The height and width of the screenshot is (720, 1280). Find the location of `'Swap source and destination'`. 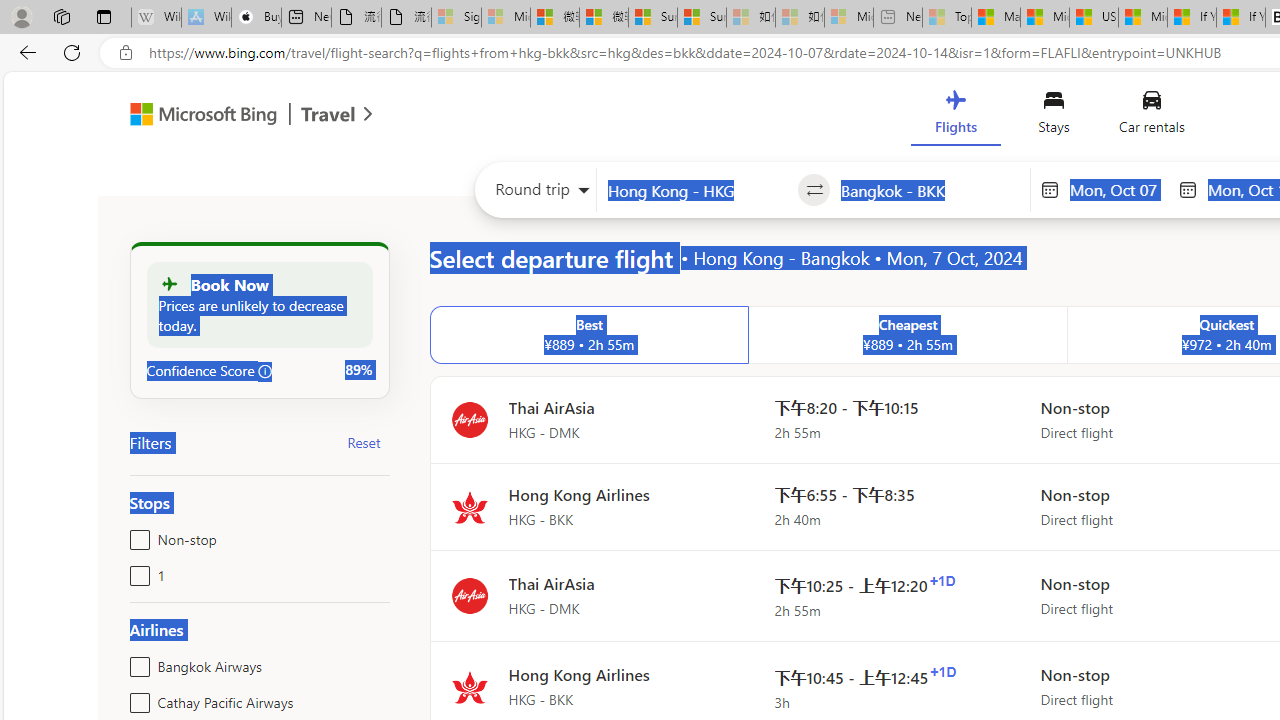

'Swap source and destination' is located at coordinates (814, 190).